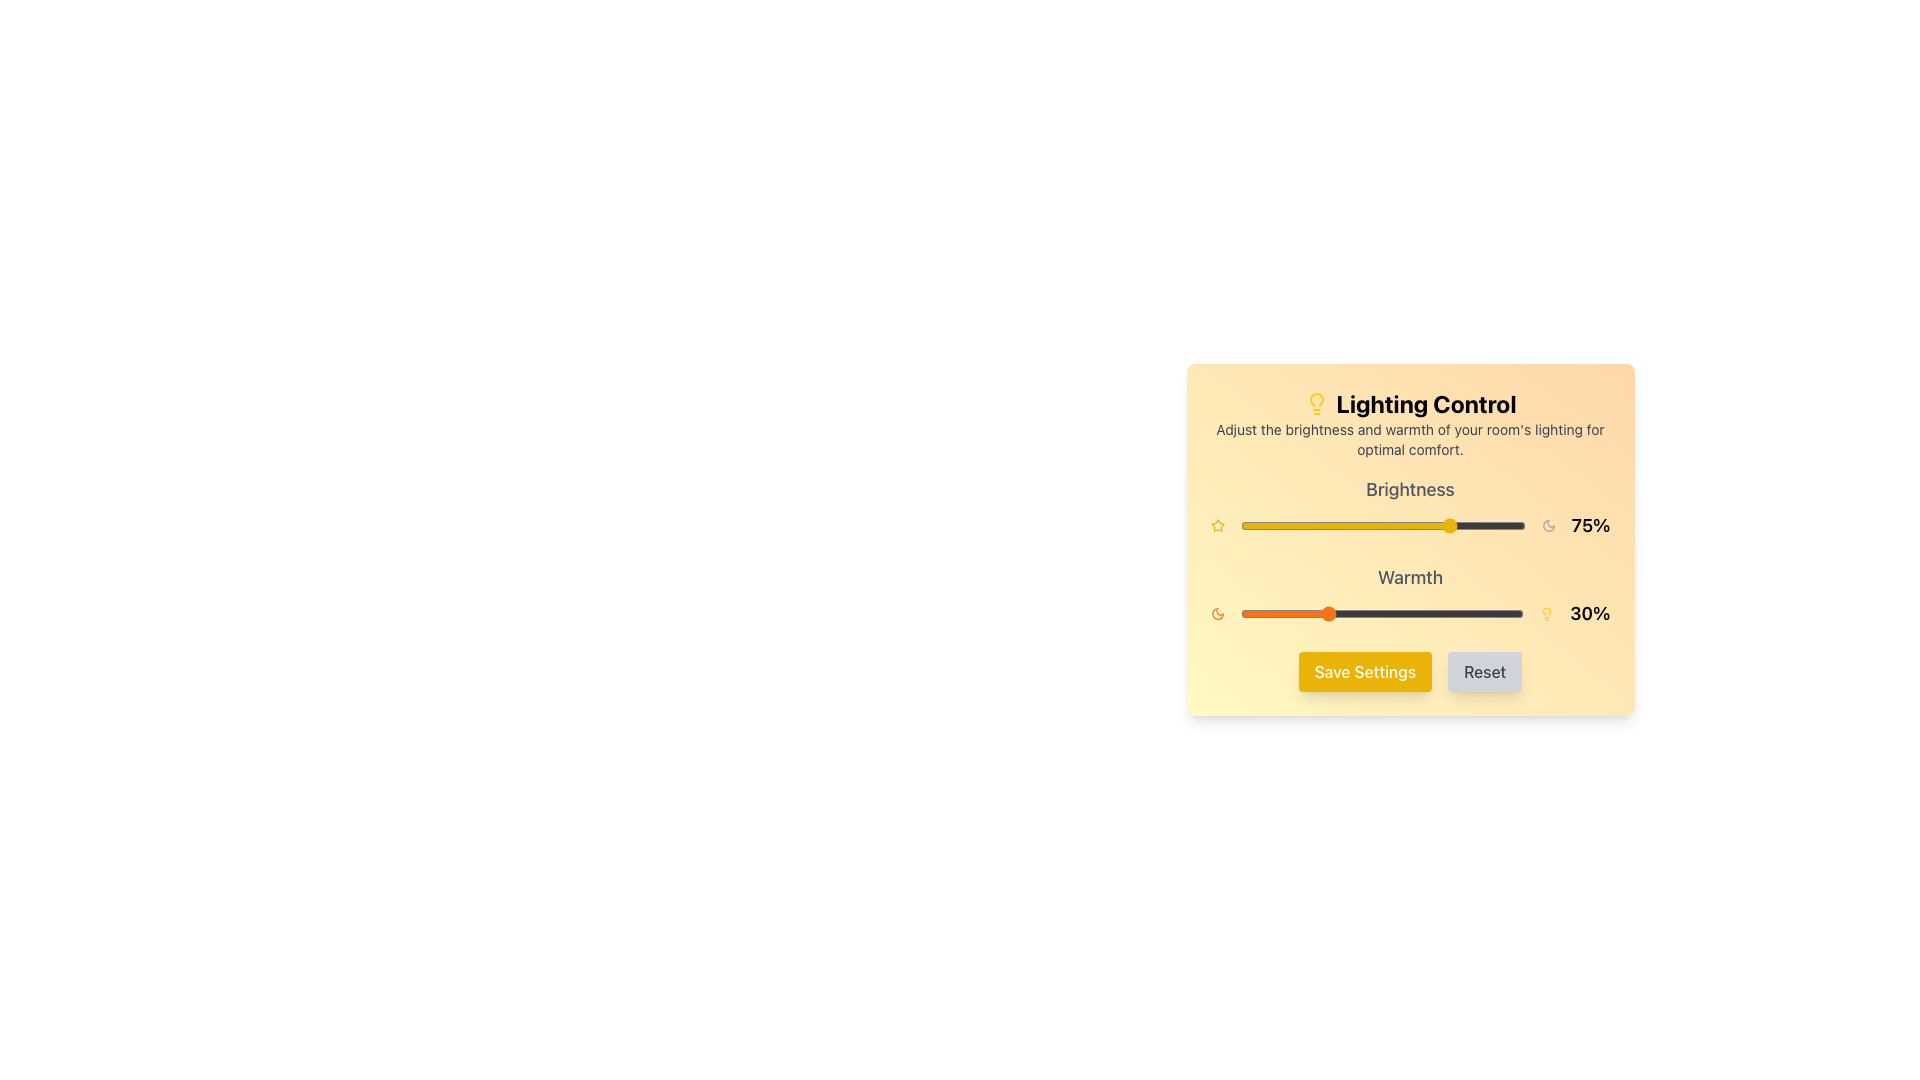  What do you see at coordinates (1409, 489) in the screenshot?
I see `the Static Text that labels the slider below it, positioned above the '75%' slider in the lighting adjustment section` at bounding box center [1409, 489].